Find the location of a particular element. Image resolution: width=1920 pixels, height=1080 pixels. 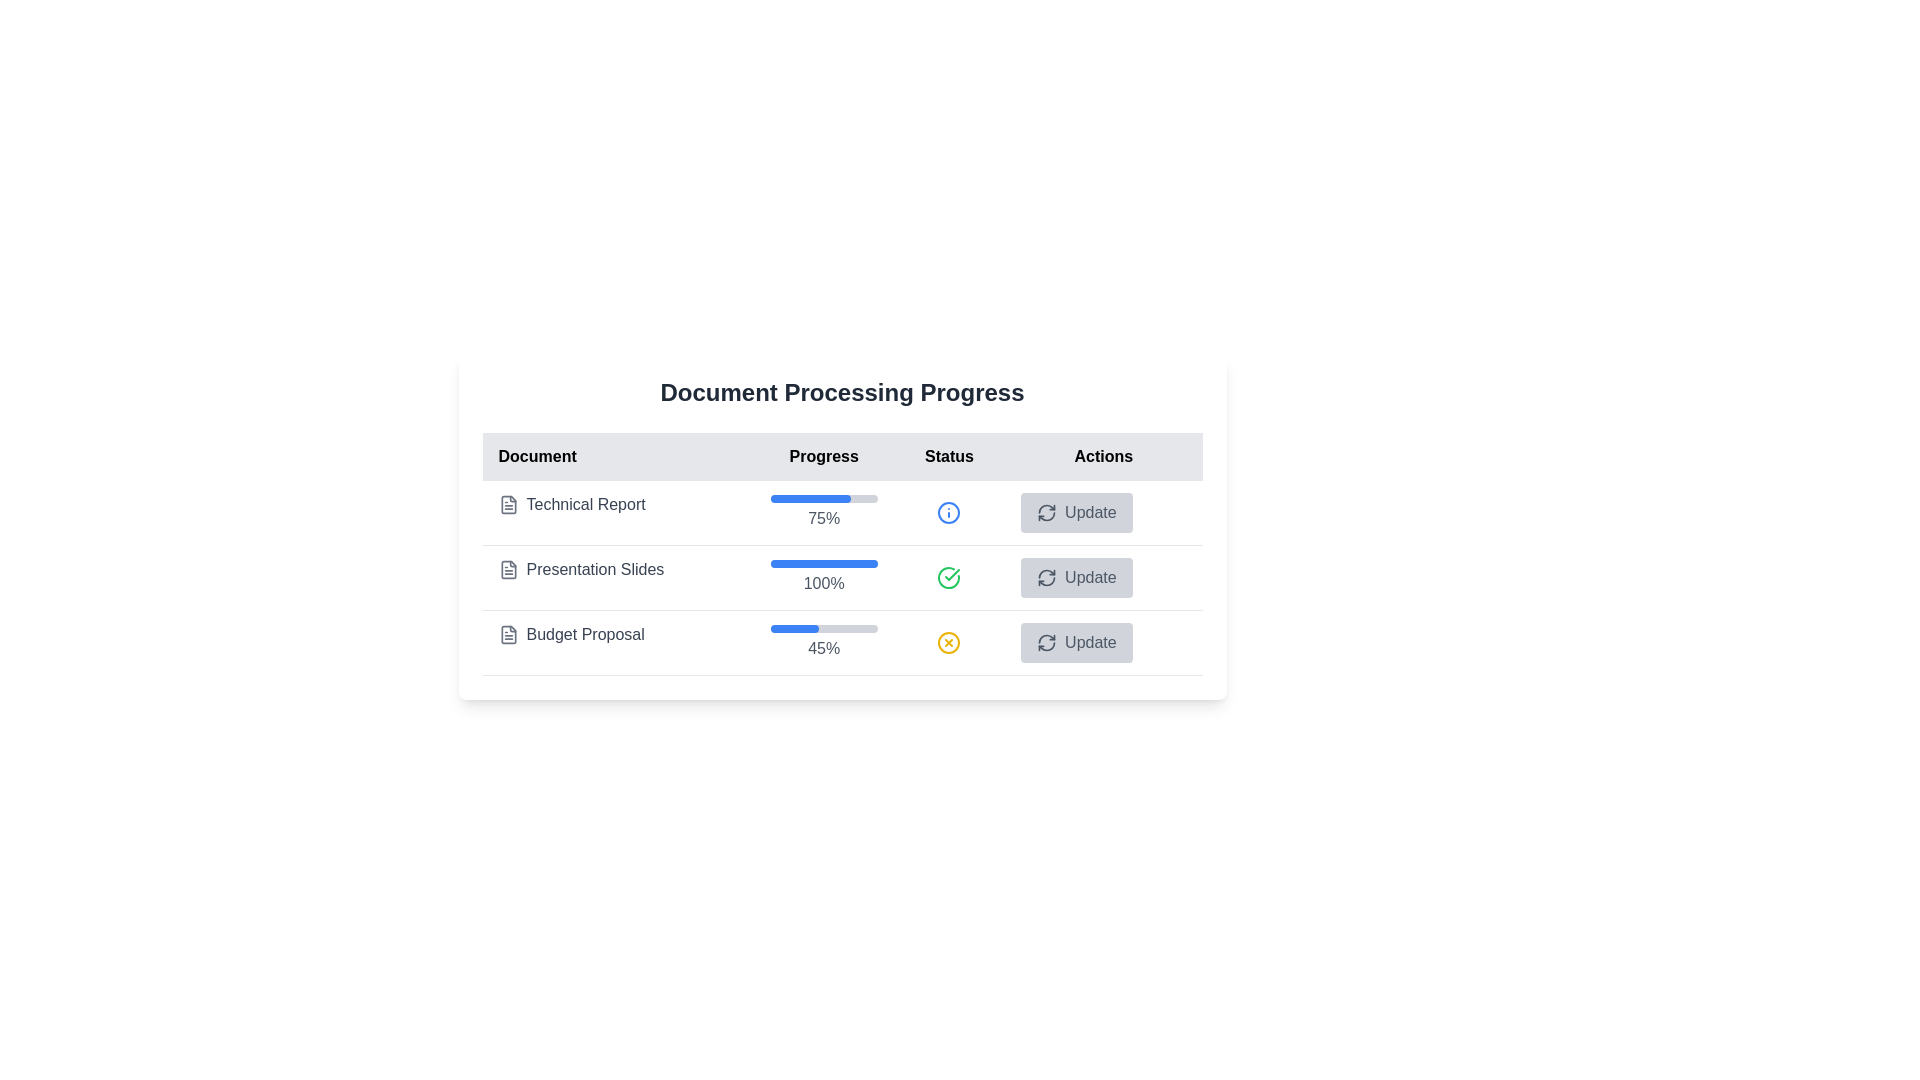

the 'Status' label, which is the third item in a row of headers, displaying the word 'Status' in black font against a light gray background is located at coordinates (948, 456).